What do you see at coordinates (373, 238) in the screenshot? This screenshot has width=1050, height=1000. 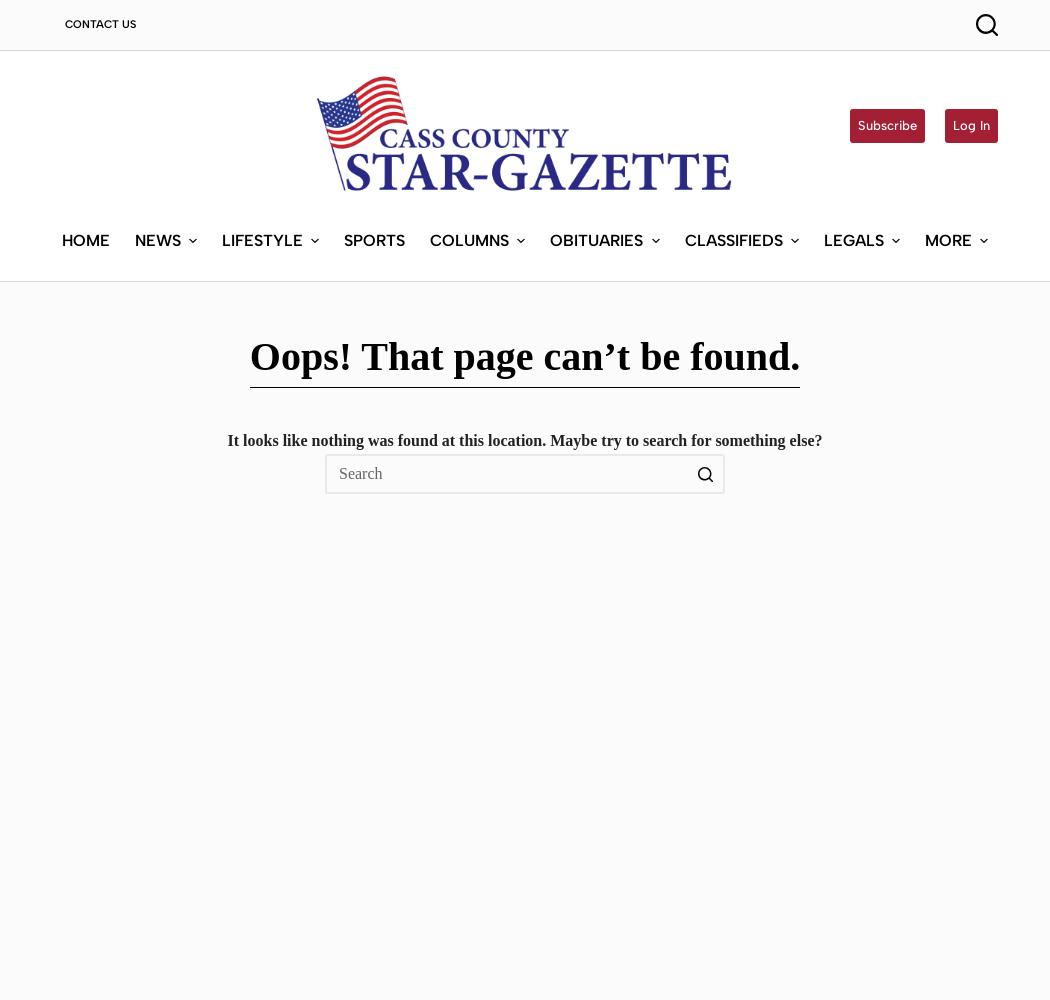 I see `'Sports'` at bounding box center [373, 238].